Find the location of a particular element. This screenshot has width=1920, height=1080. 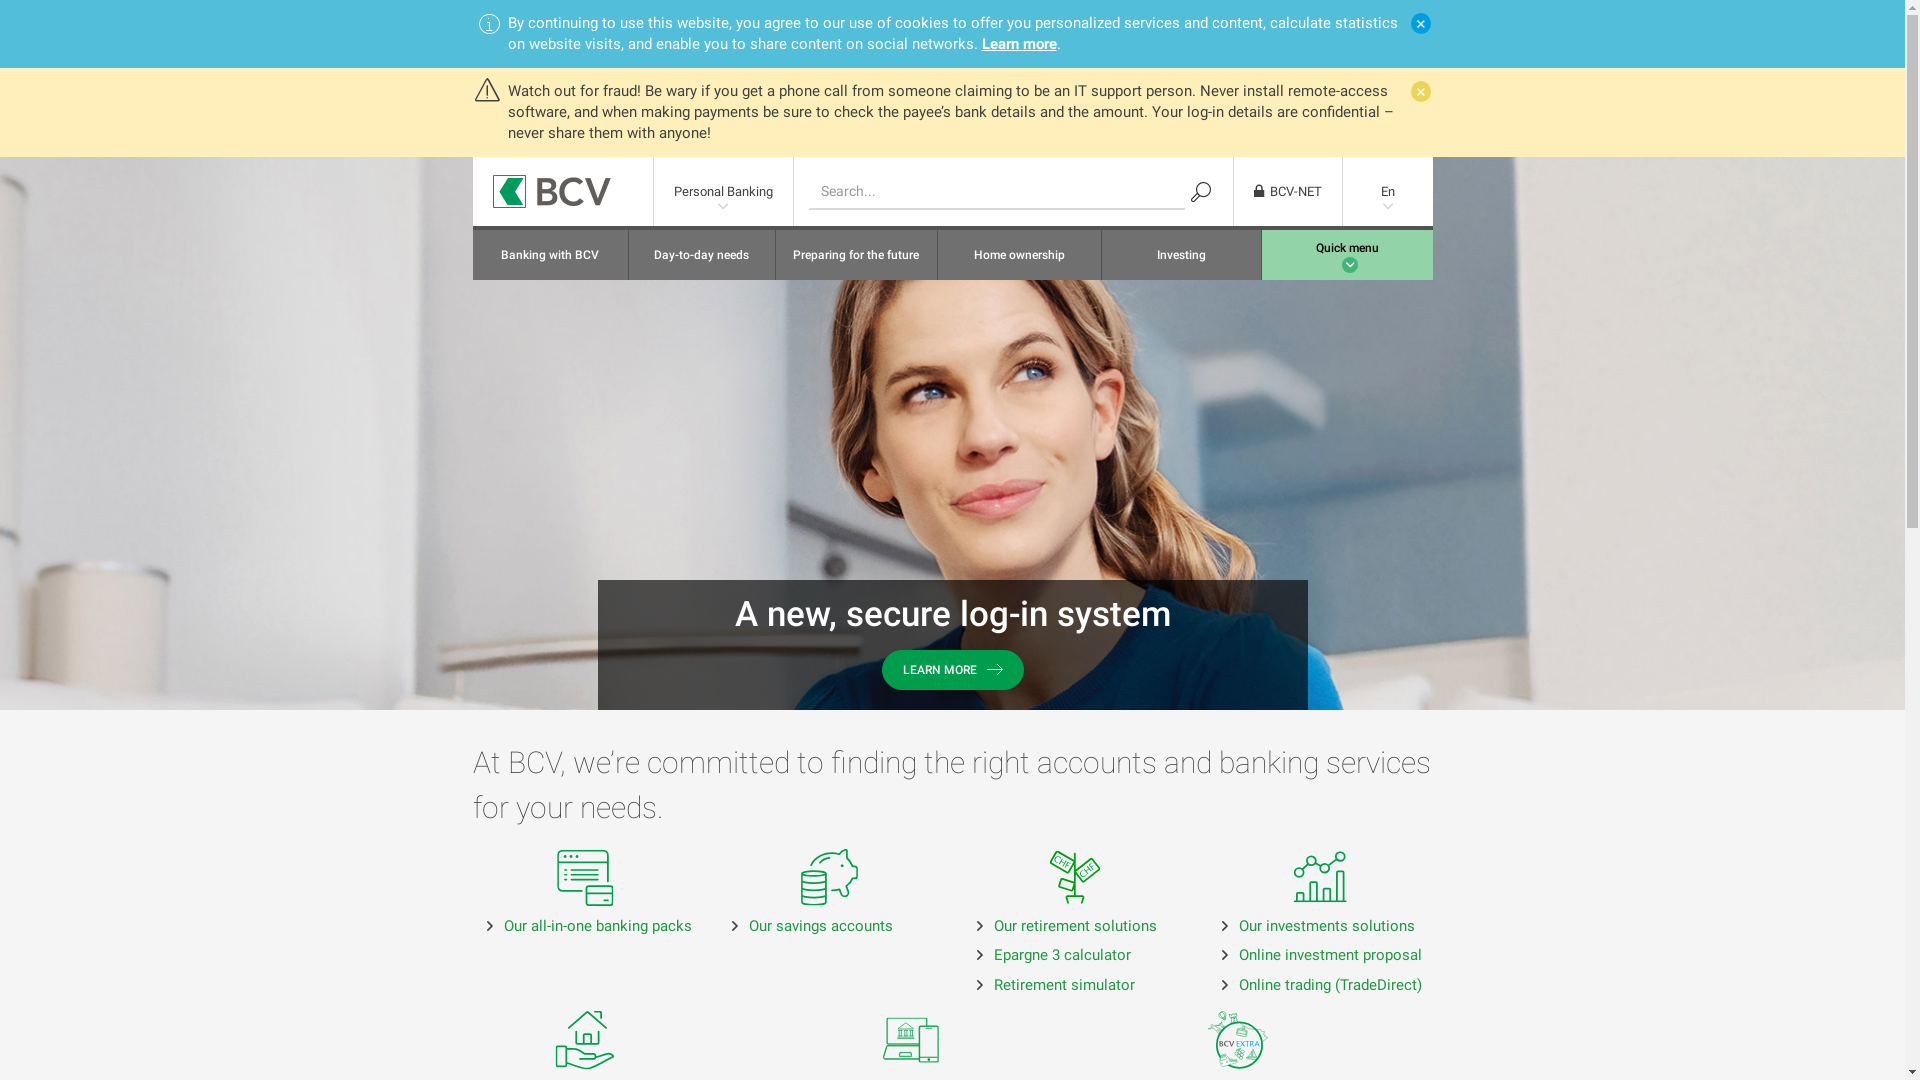

'Day-to-day needs' is located at coordinates (627, 253).